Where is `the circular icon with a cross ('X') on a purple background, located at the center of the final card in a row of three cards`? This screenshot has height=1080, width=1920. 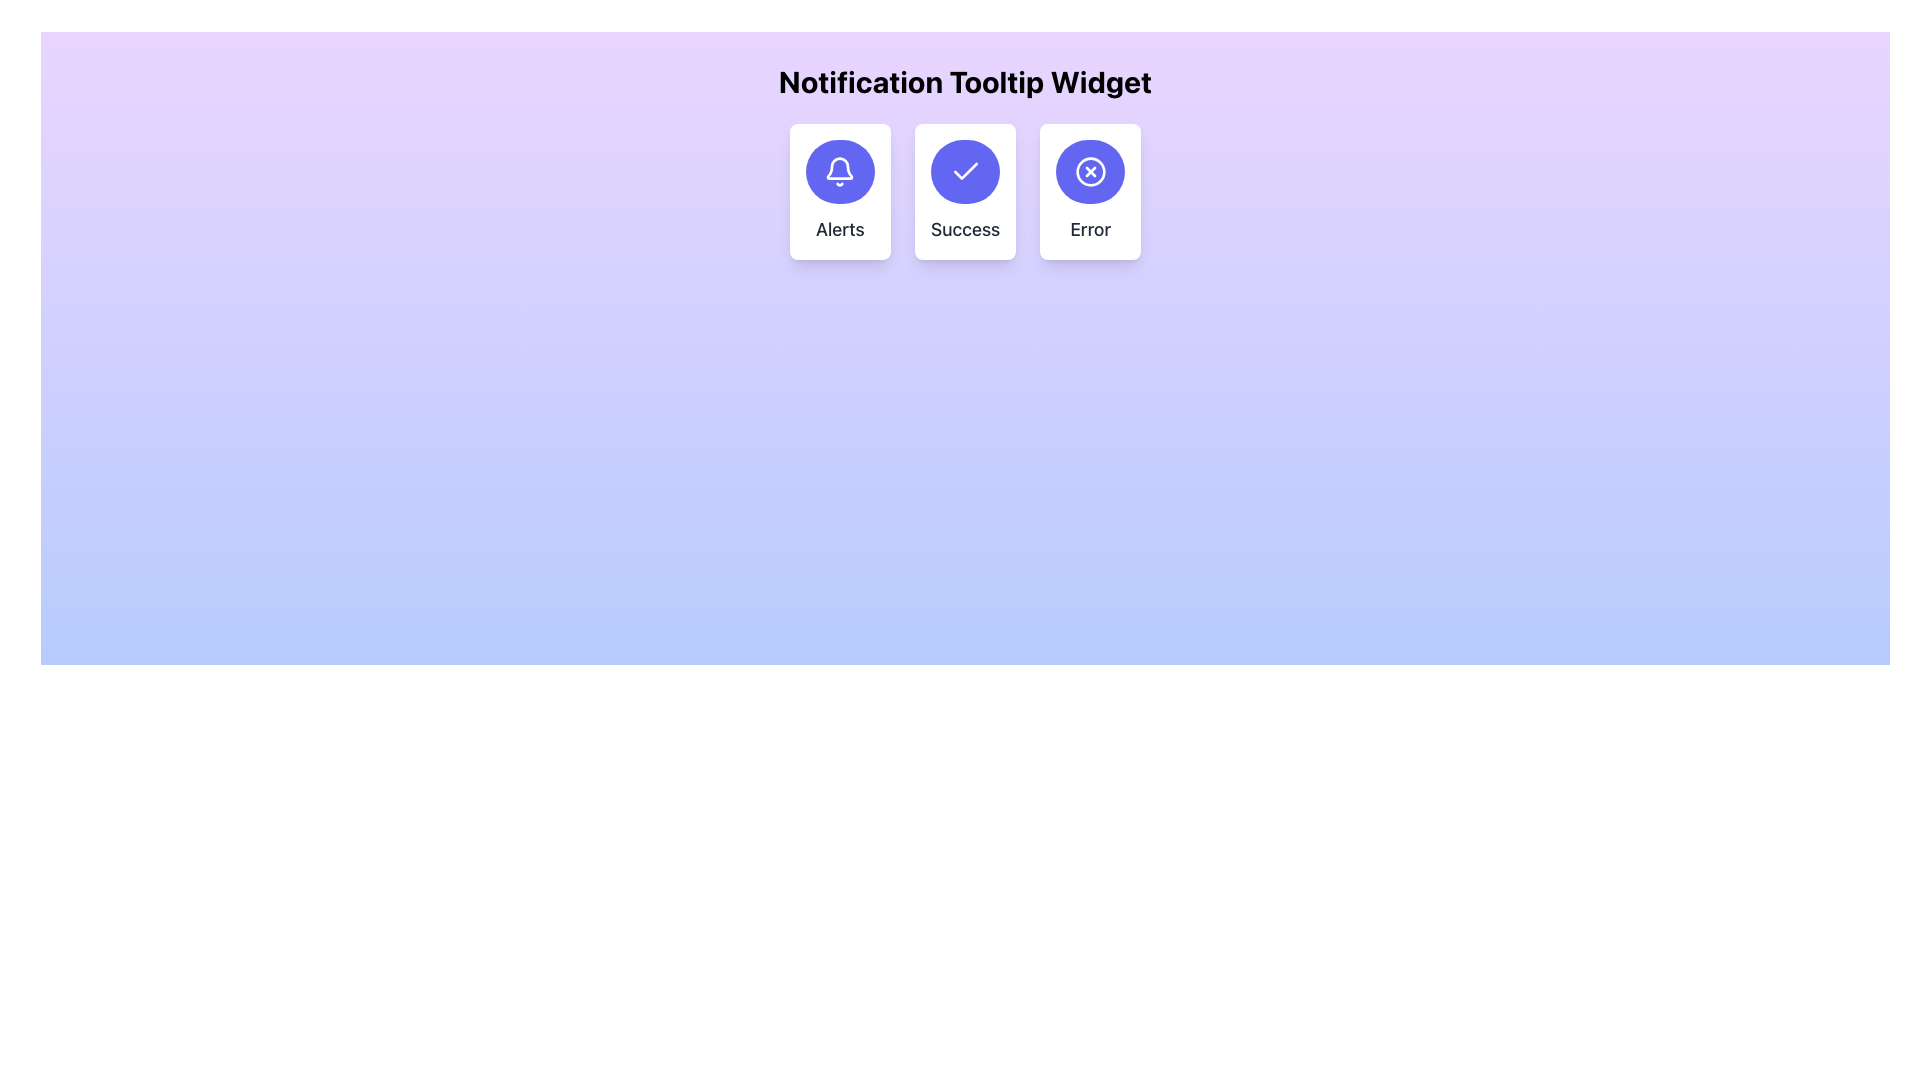
the circular icon with a cross ('X') on a purple background, located at the center of the final card in a row of three cards is located at coordinates (1088, 171).